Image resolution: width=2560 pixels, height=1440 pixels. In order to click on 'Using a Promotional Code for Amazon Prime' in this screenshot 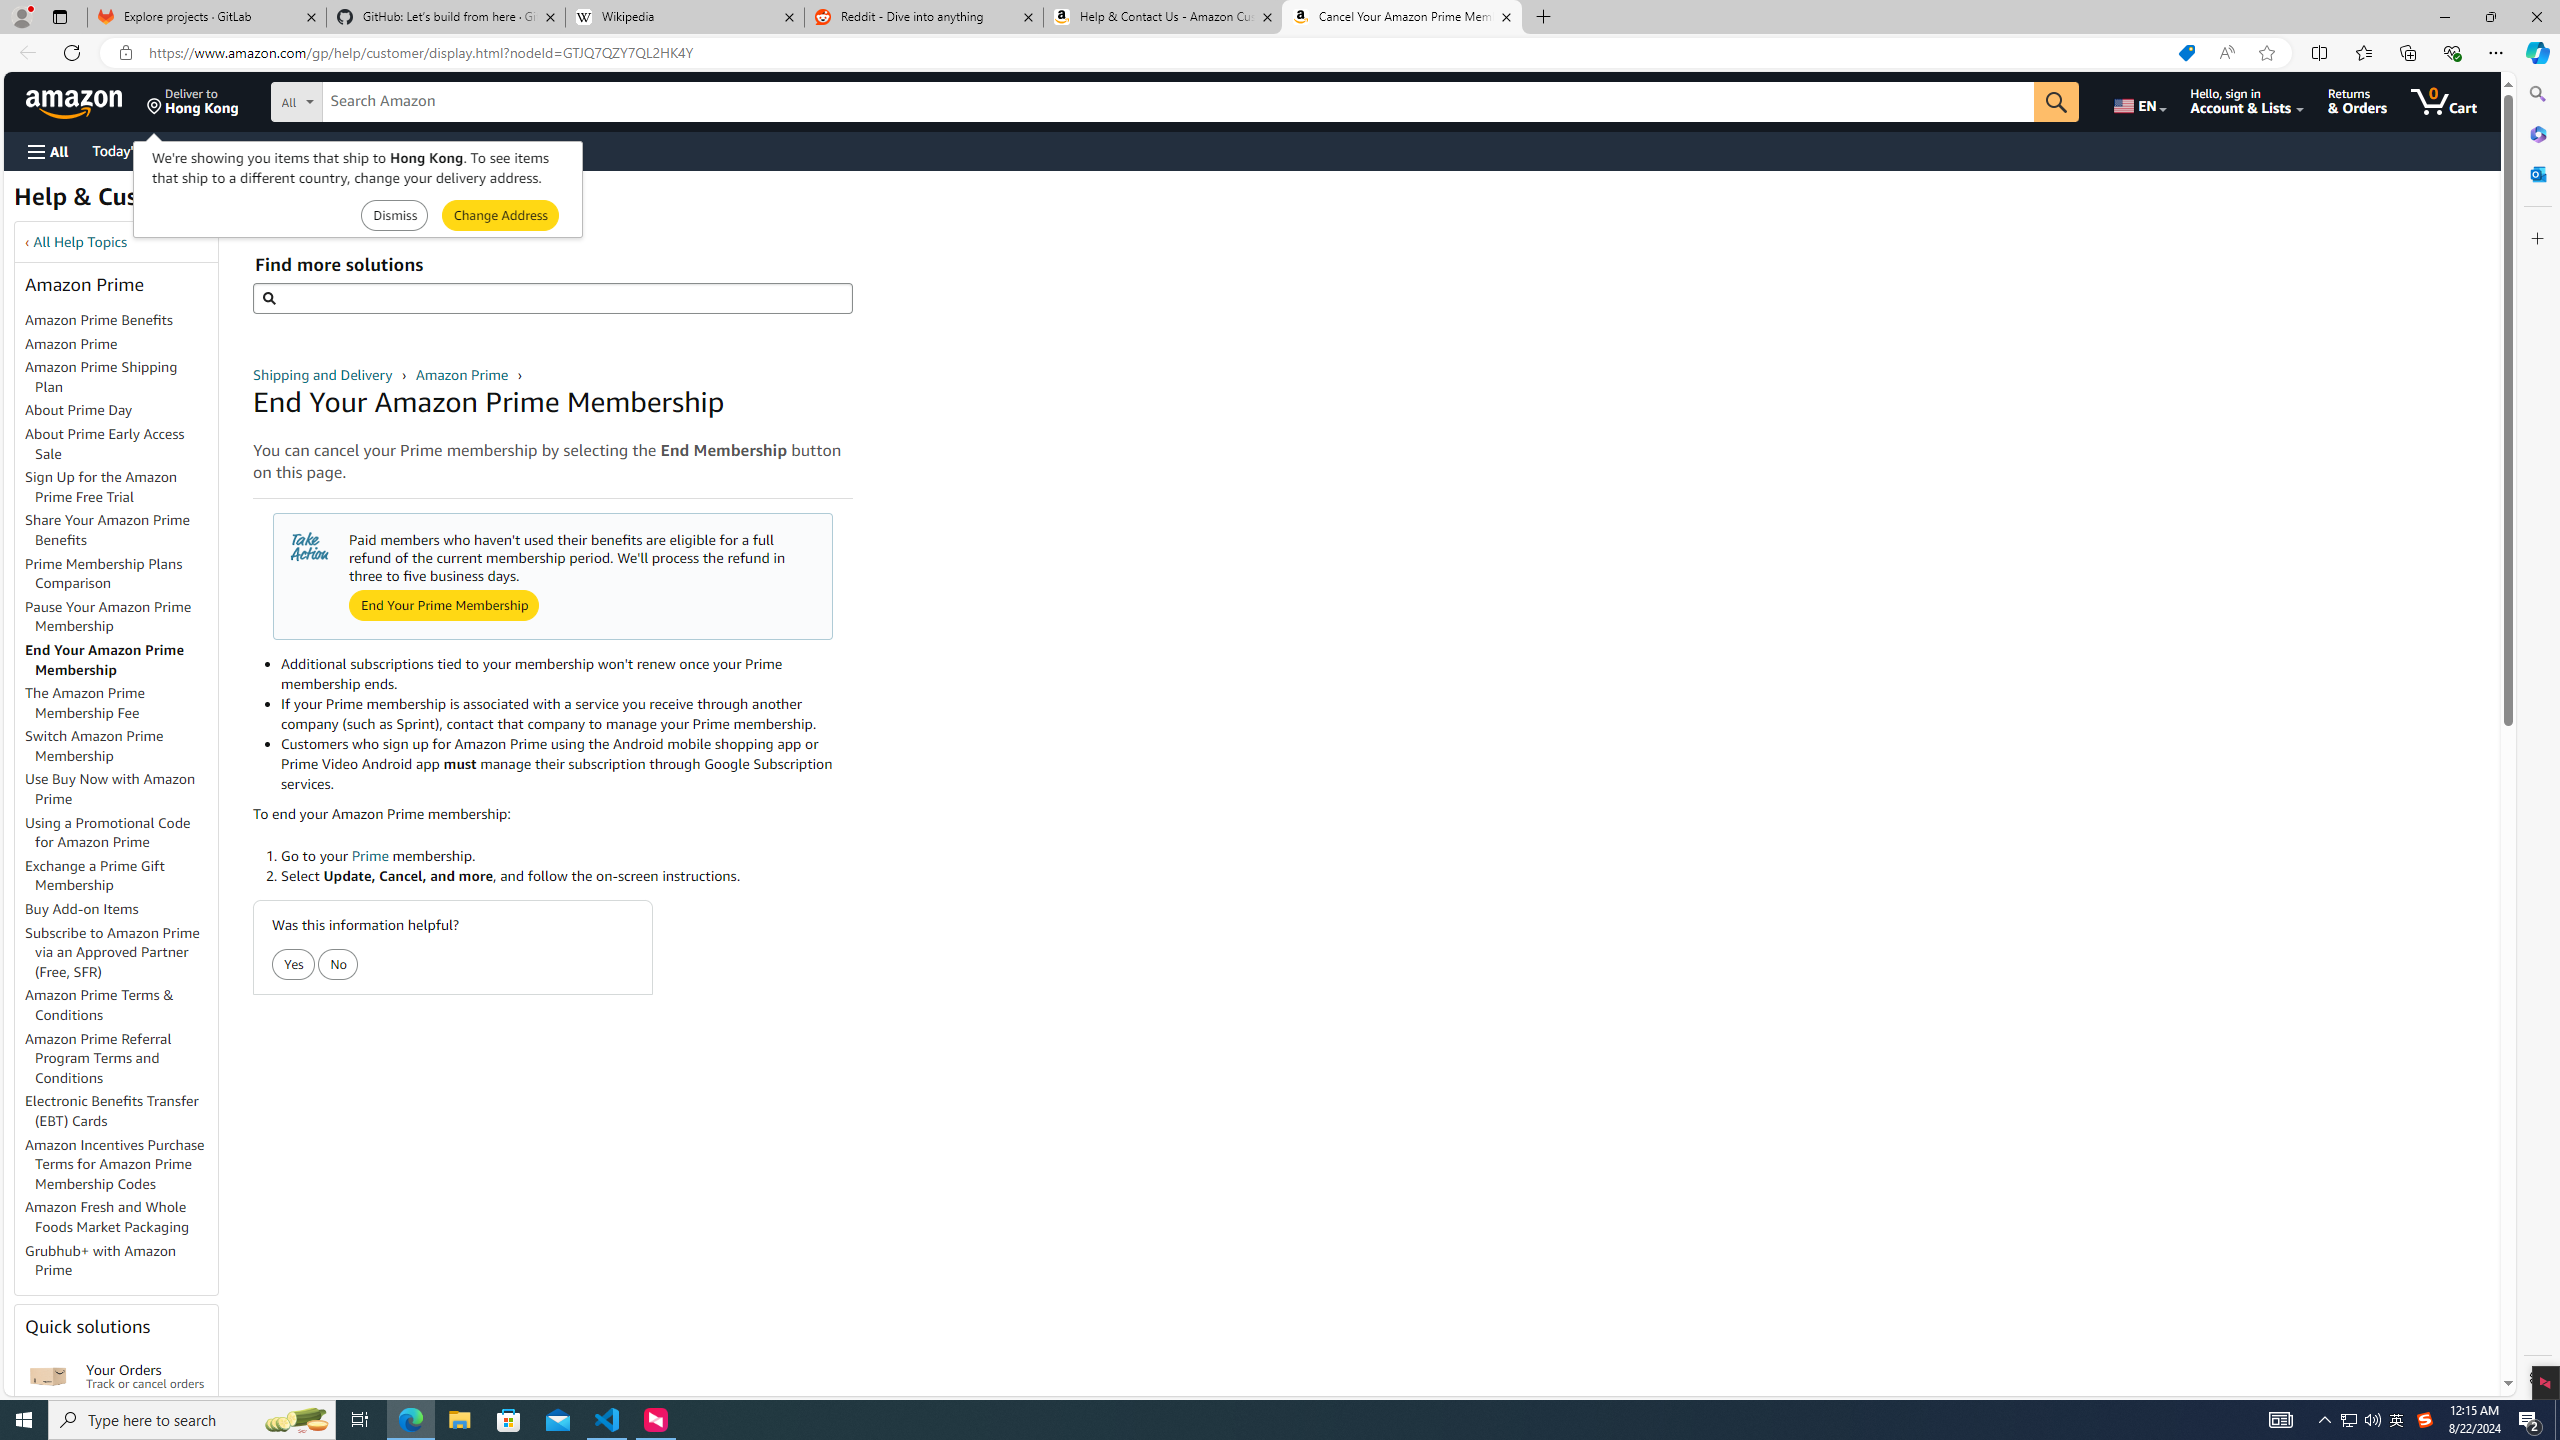, I will do `click(107, 832)`.